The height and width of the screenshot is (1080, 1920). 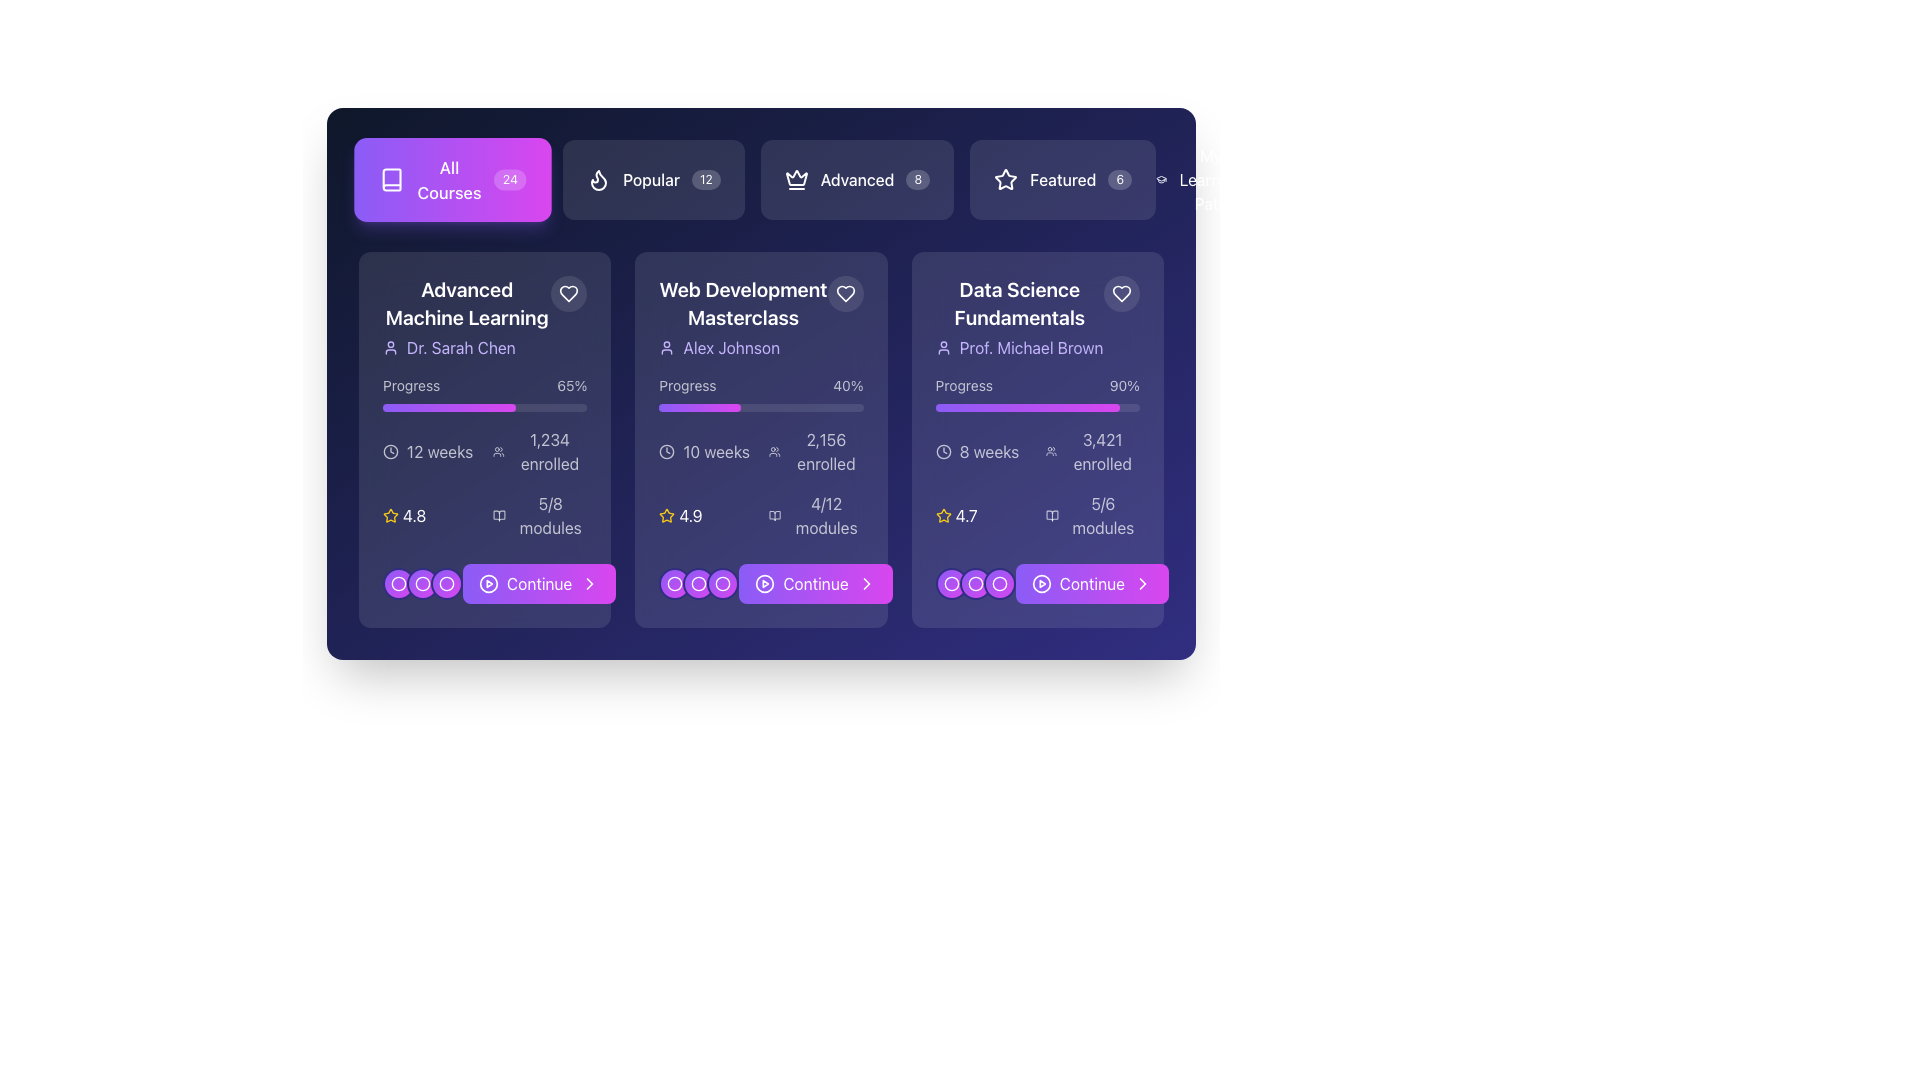 What do you see at coordinates (539, 583) in the screenshot?
I see `the 'Continue' button with a gradient background transitioning from violet to fuchsia, which is located at the bottom center of the 'Advanced Machine Learning' course card, to trigger related hover effects` at bounding box center [539, 583].